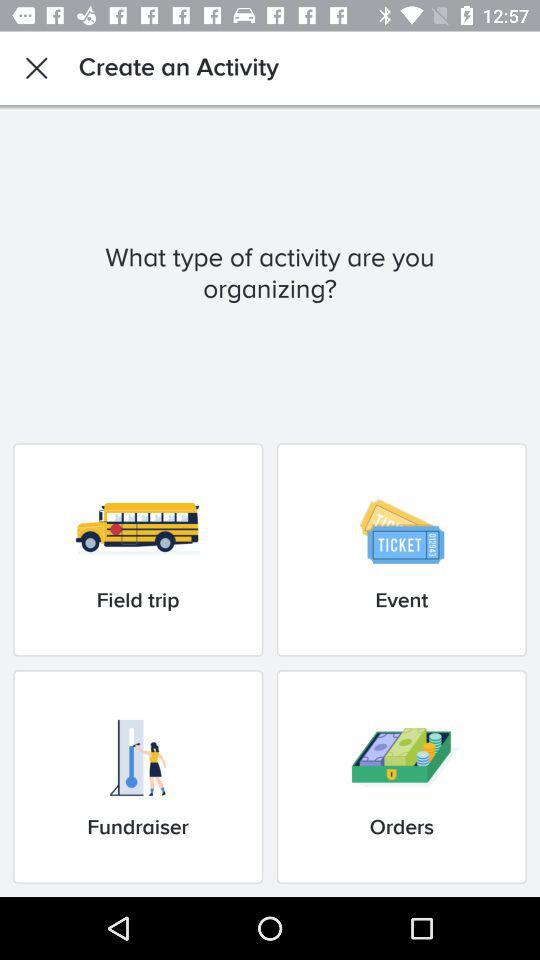  Describe the element at coordinates (36, 68) in the screenshot. I see `the item to the left of create an activity app` at that location.